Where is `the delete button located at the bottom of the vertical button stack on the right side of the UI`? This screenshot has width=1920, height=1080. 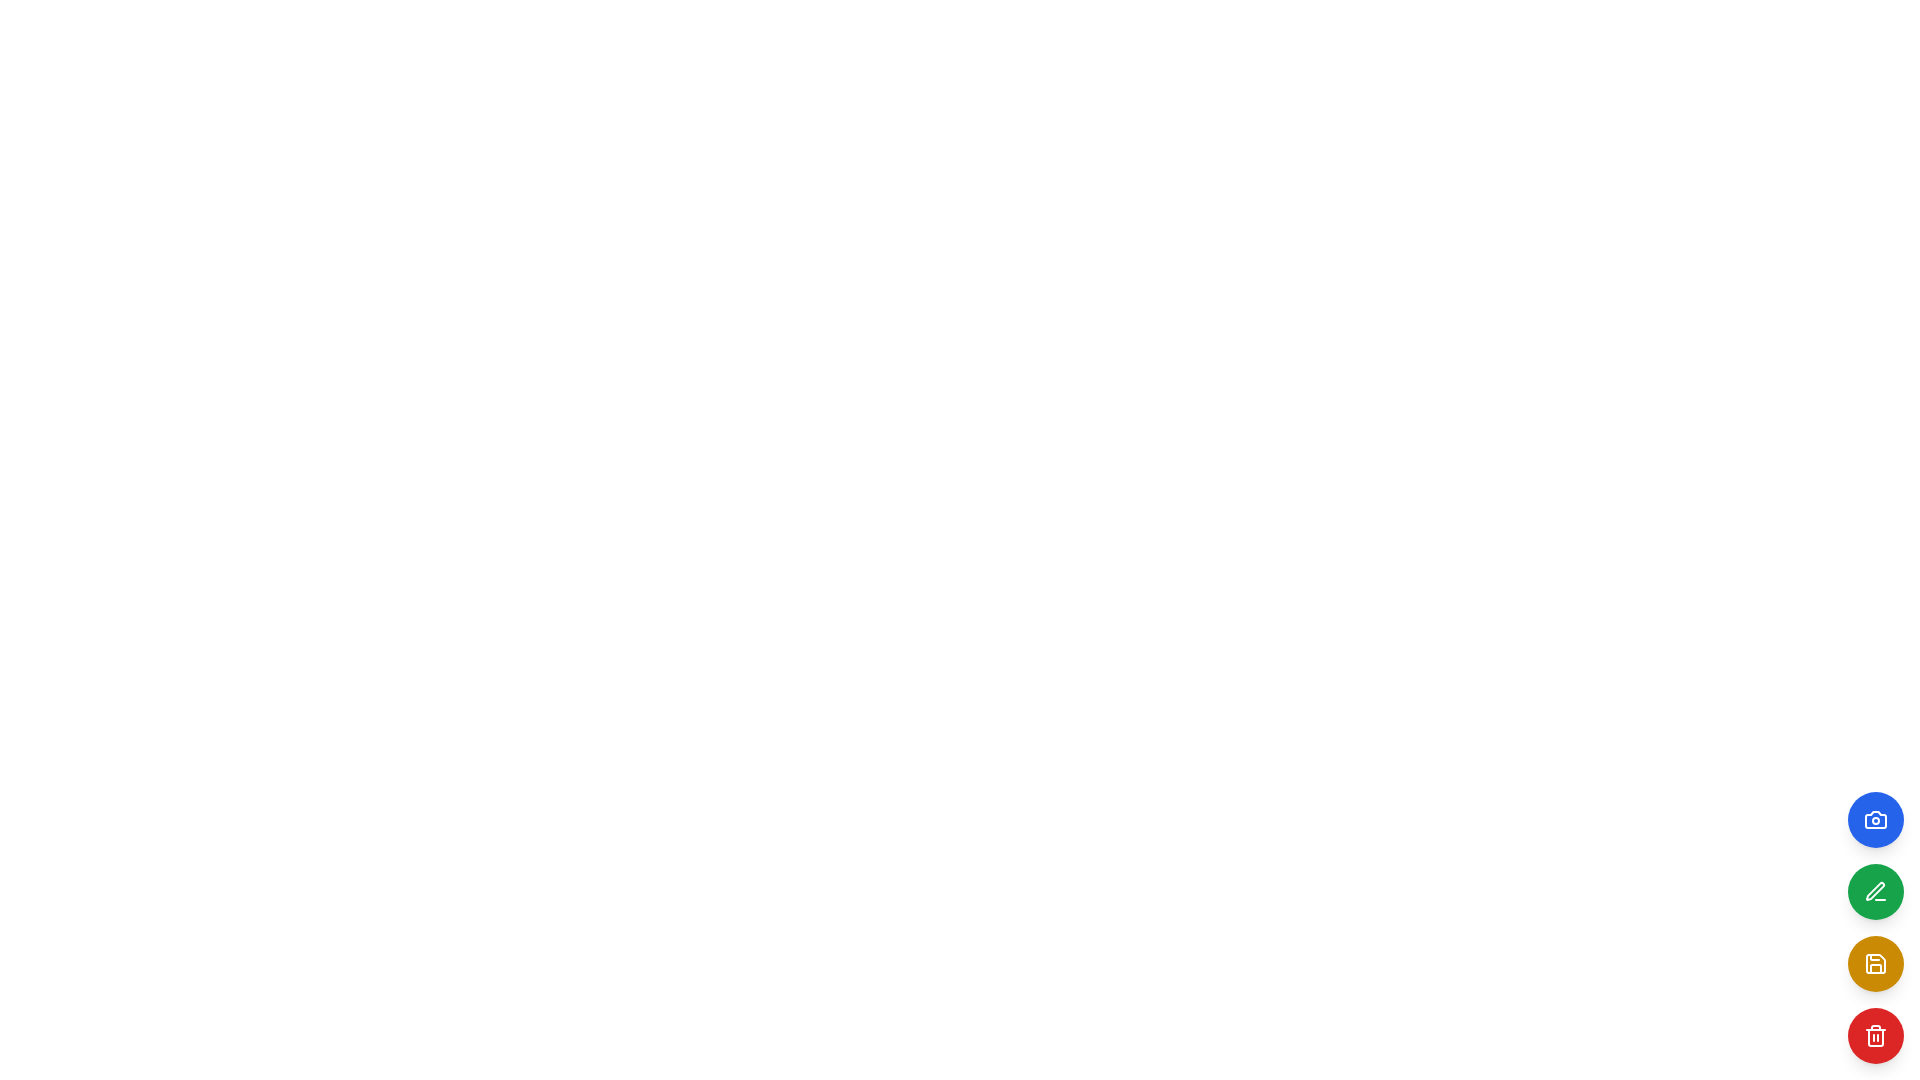
the delete button located at the bottom of the vertical button stack on the right side of the UI is located at coordinates (1875, 1035).